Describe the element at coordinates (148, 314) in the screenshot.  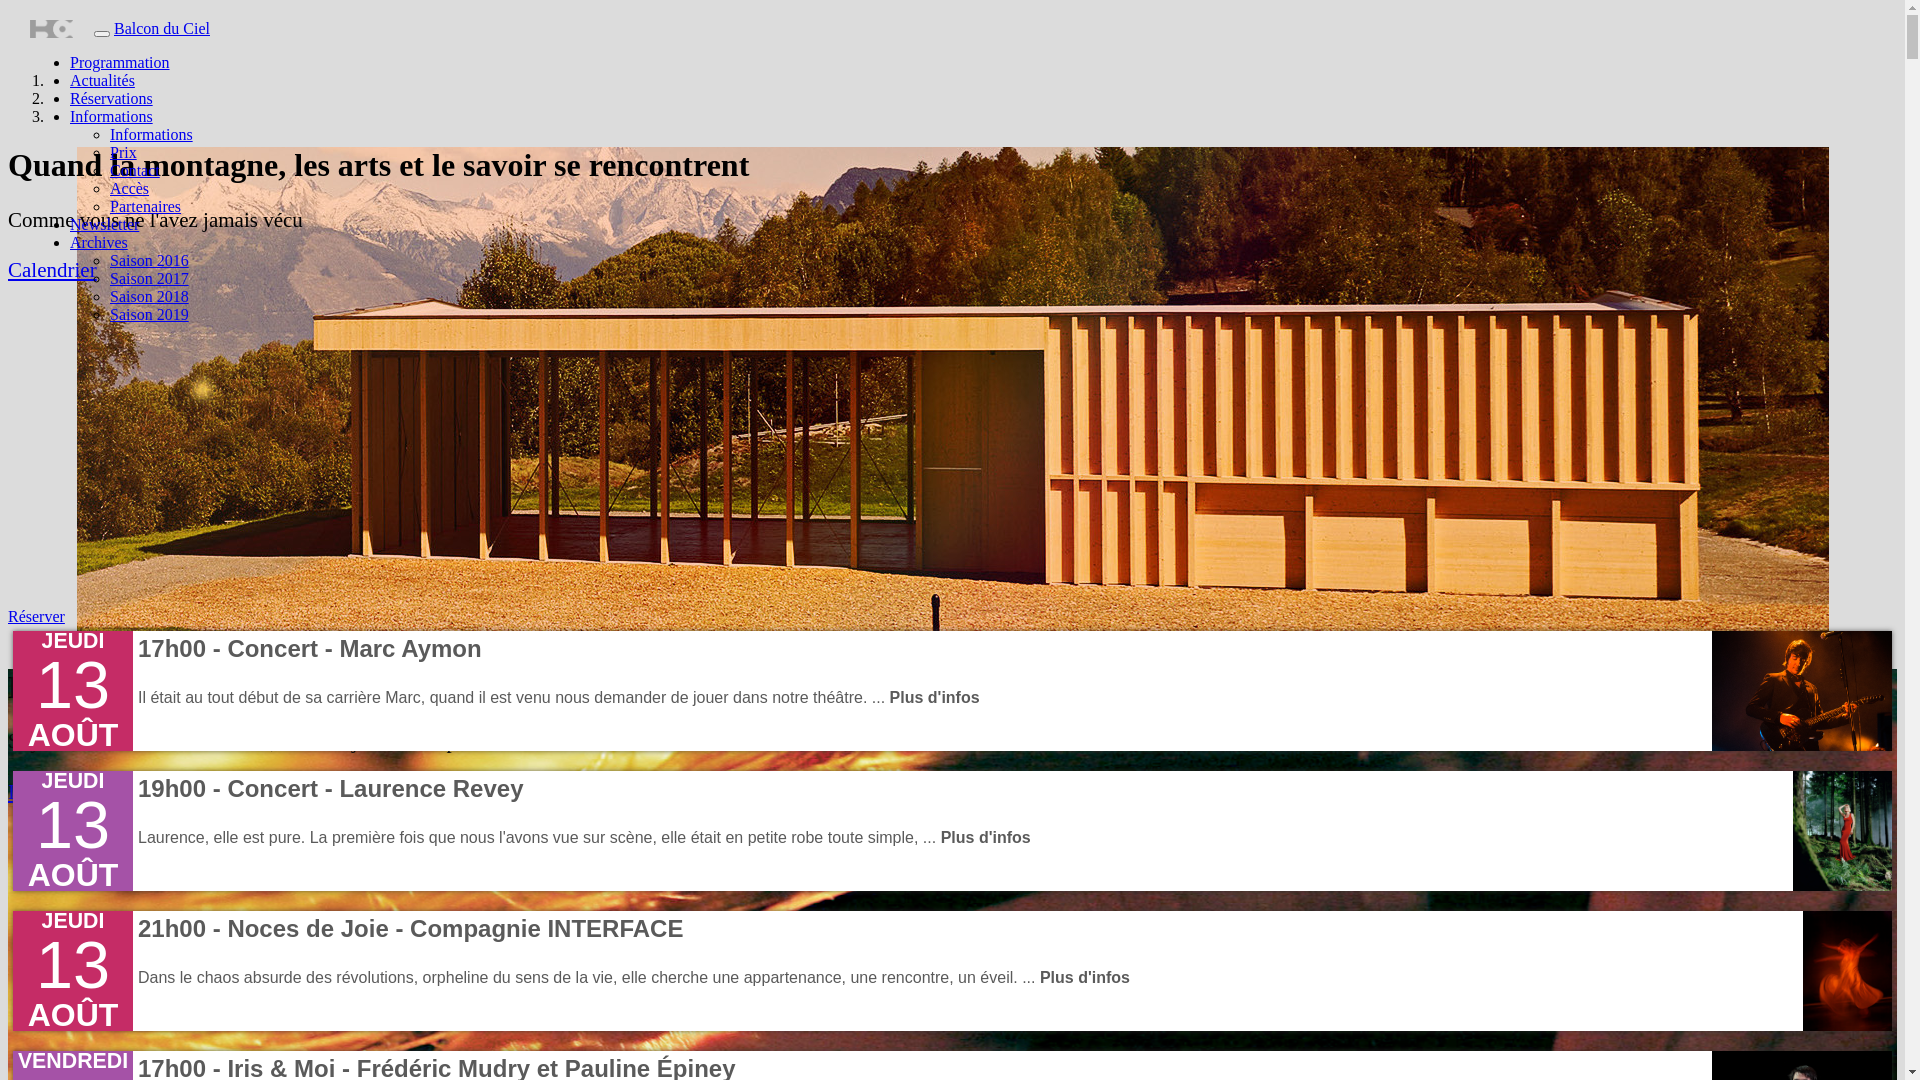
I see `'Saison 2019'` at that location.